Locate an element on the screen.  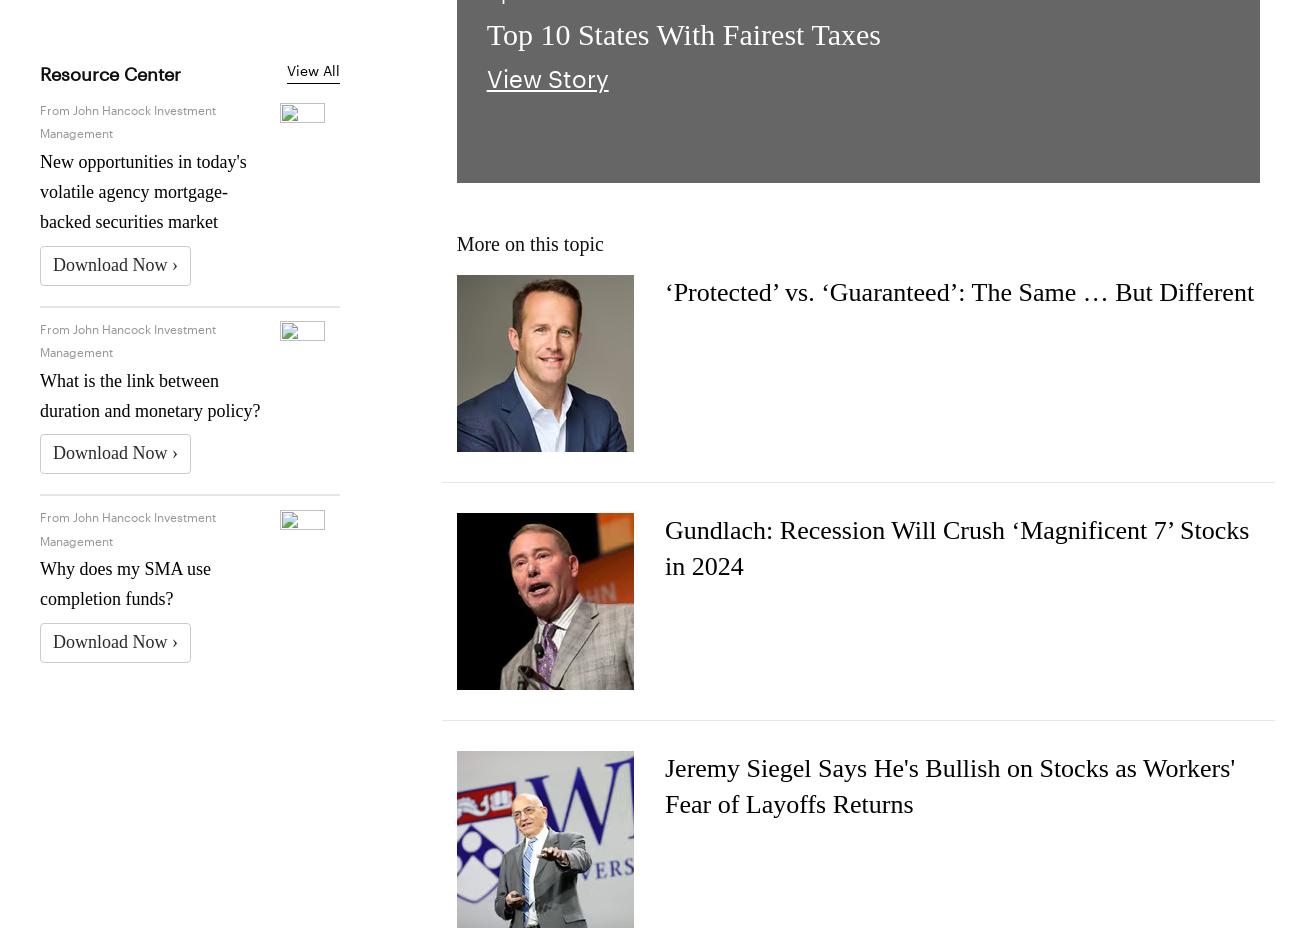
'Top 10 States With Fairest Taxes' is located at coordinates (682, 33).